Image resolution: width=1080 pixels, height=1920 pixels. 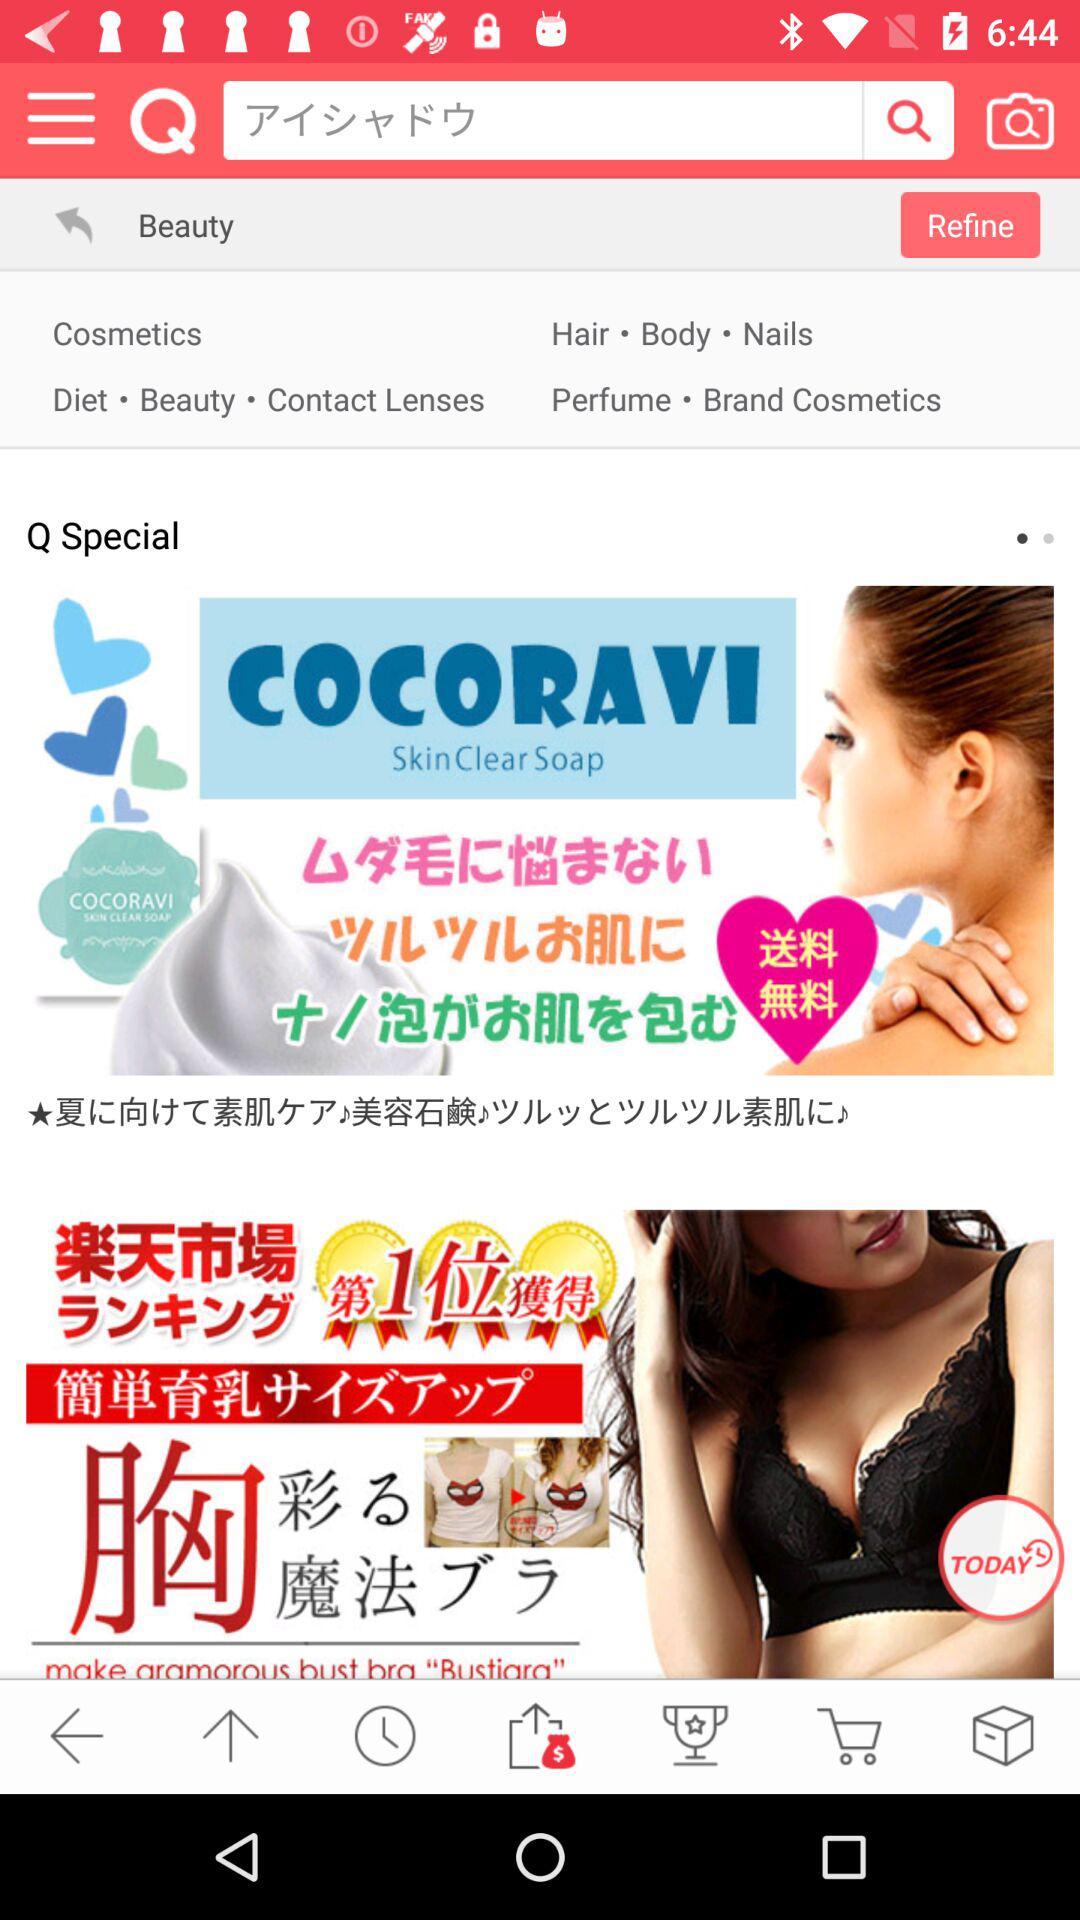 What do you see at coordinates (1019, 119) in the screenshot?
I see `take a picture` at bounding box center [1019, 119].